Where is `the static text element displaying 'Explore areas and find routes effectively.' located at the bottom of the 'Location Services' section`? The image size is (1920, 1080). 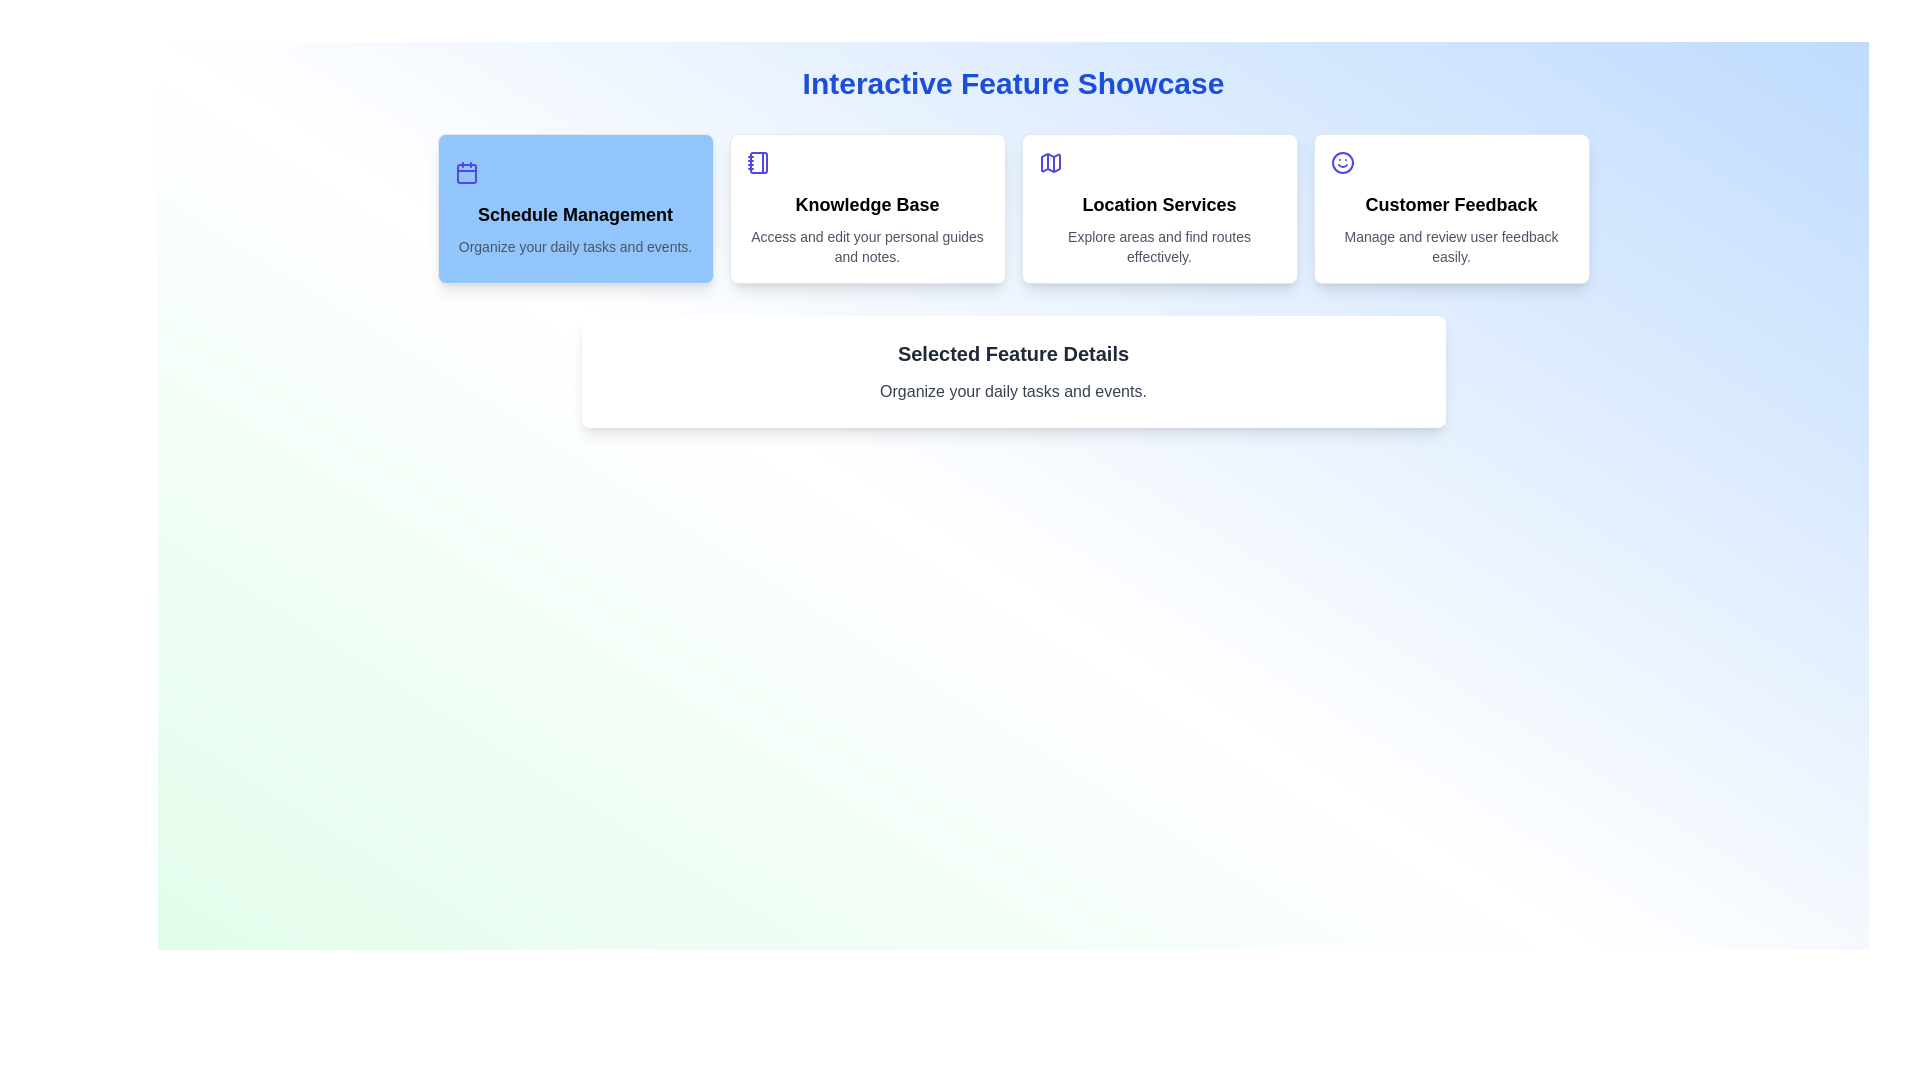
the static text element displaying 'Explore areas and find routes effectively.' located at the bottom of the 'Location Services' section is located at coordinates (1159, 245).